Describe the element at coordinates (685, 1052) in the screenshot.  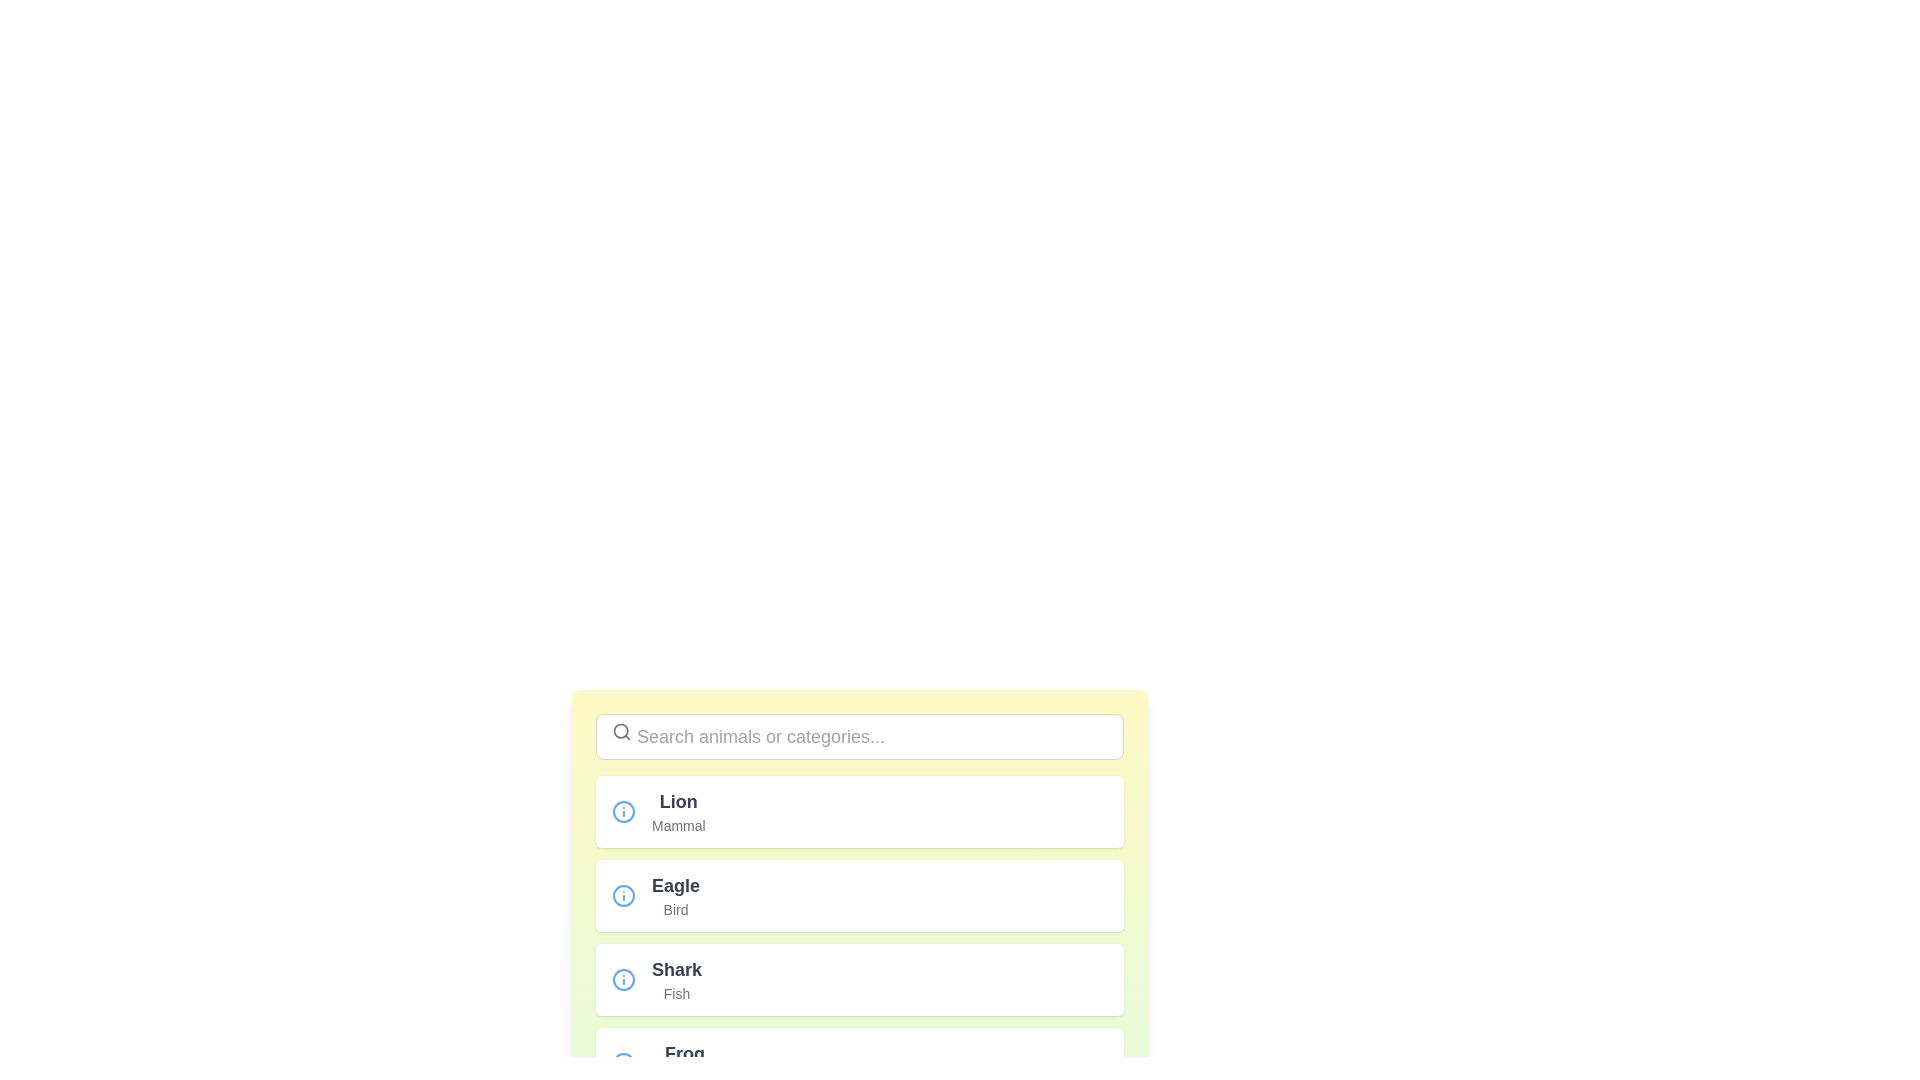
I see `the 'Frog' text label` at that location.